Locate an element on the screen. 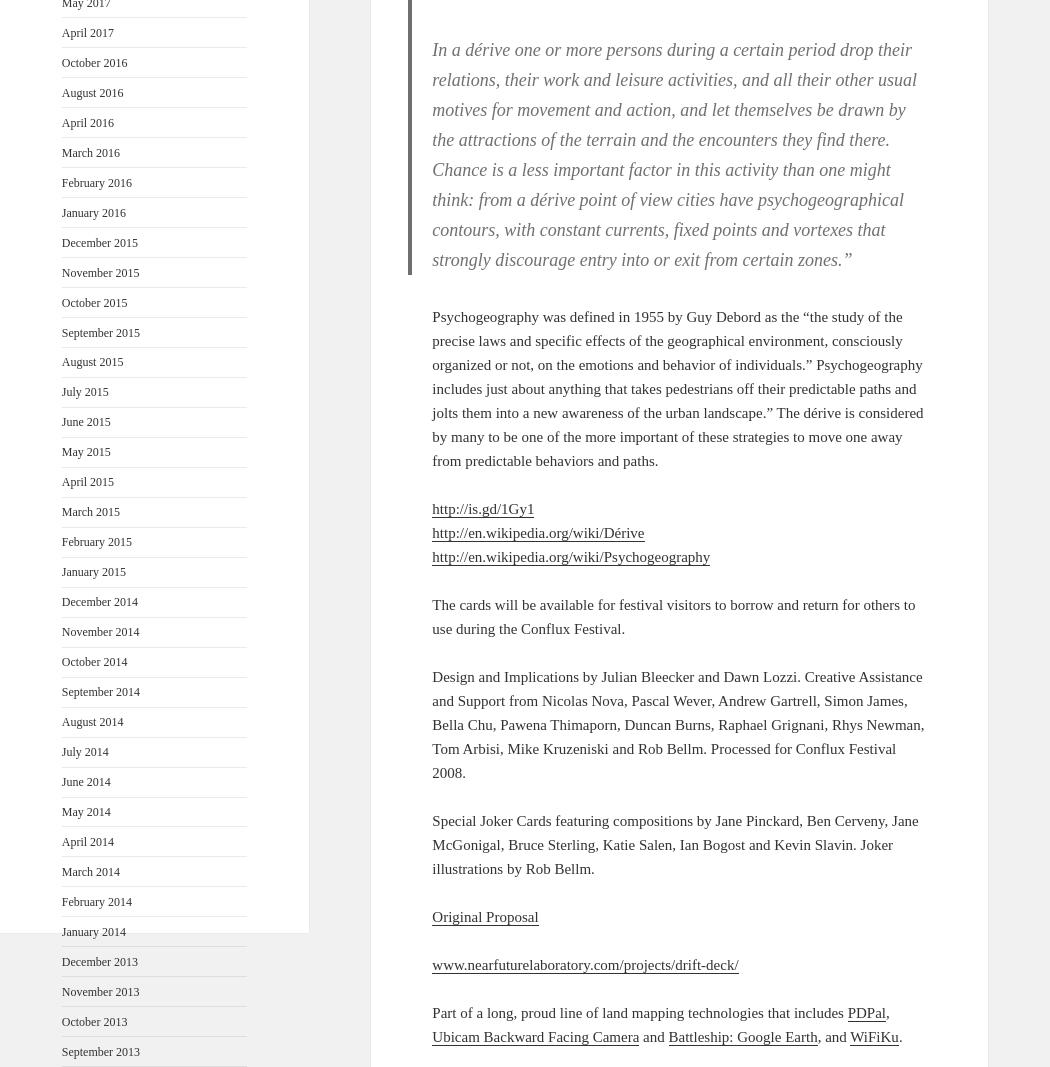 This screenshot has width=1050, height=1067. 'Design and Implications by Julian Bleecker and Dawn Lozzi. Creative Assistance and Support from Nicolas Nova, Pascal Wever, Andrew Gartrell, Simon James, Bella Chu, Pawena Thimaporn, Duncan Burns, Raphael Grignani, Rhys Newman, Tom Arbisi, Mike Kruzeniski and Rob Bellm. Processed for Conflux Festival 2008.' is located at coordinates (677, 724).